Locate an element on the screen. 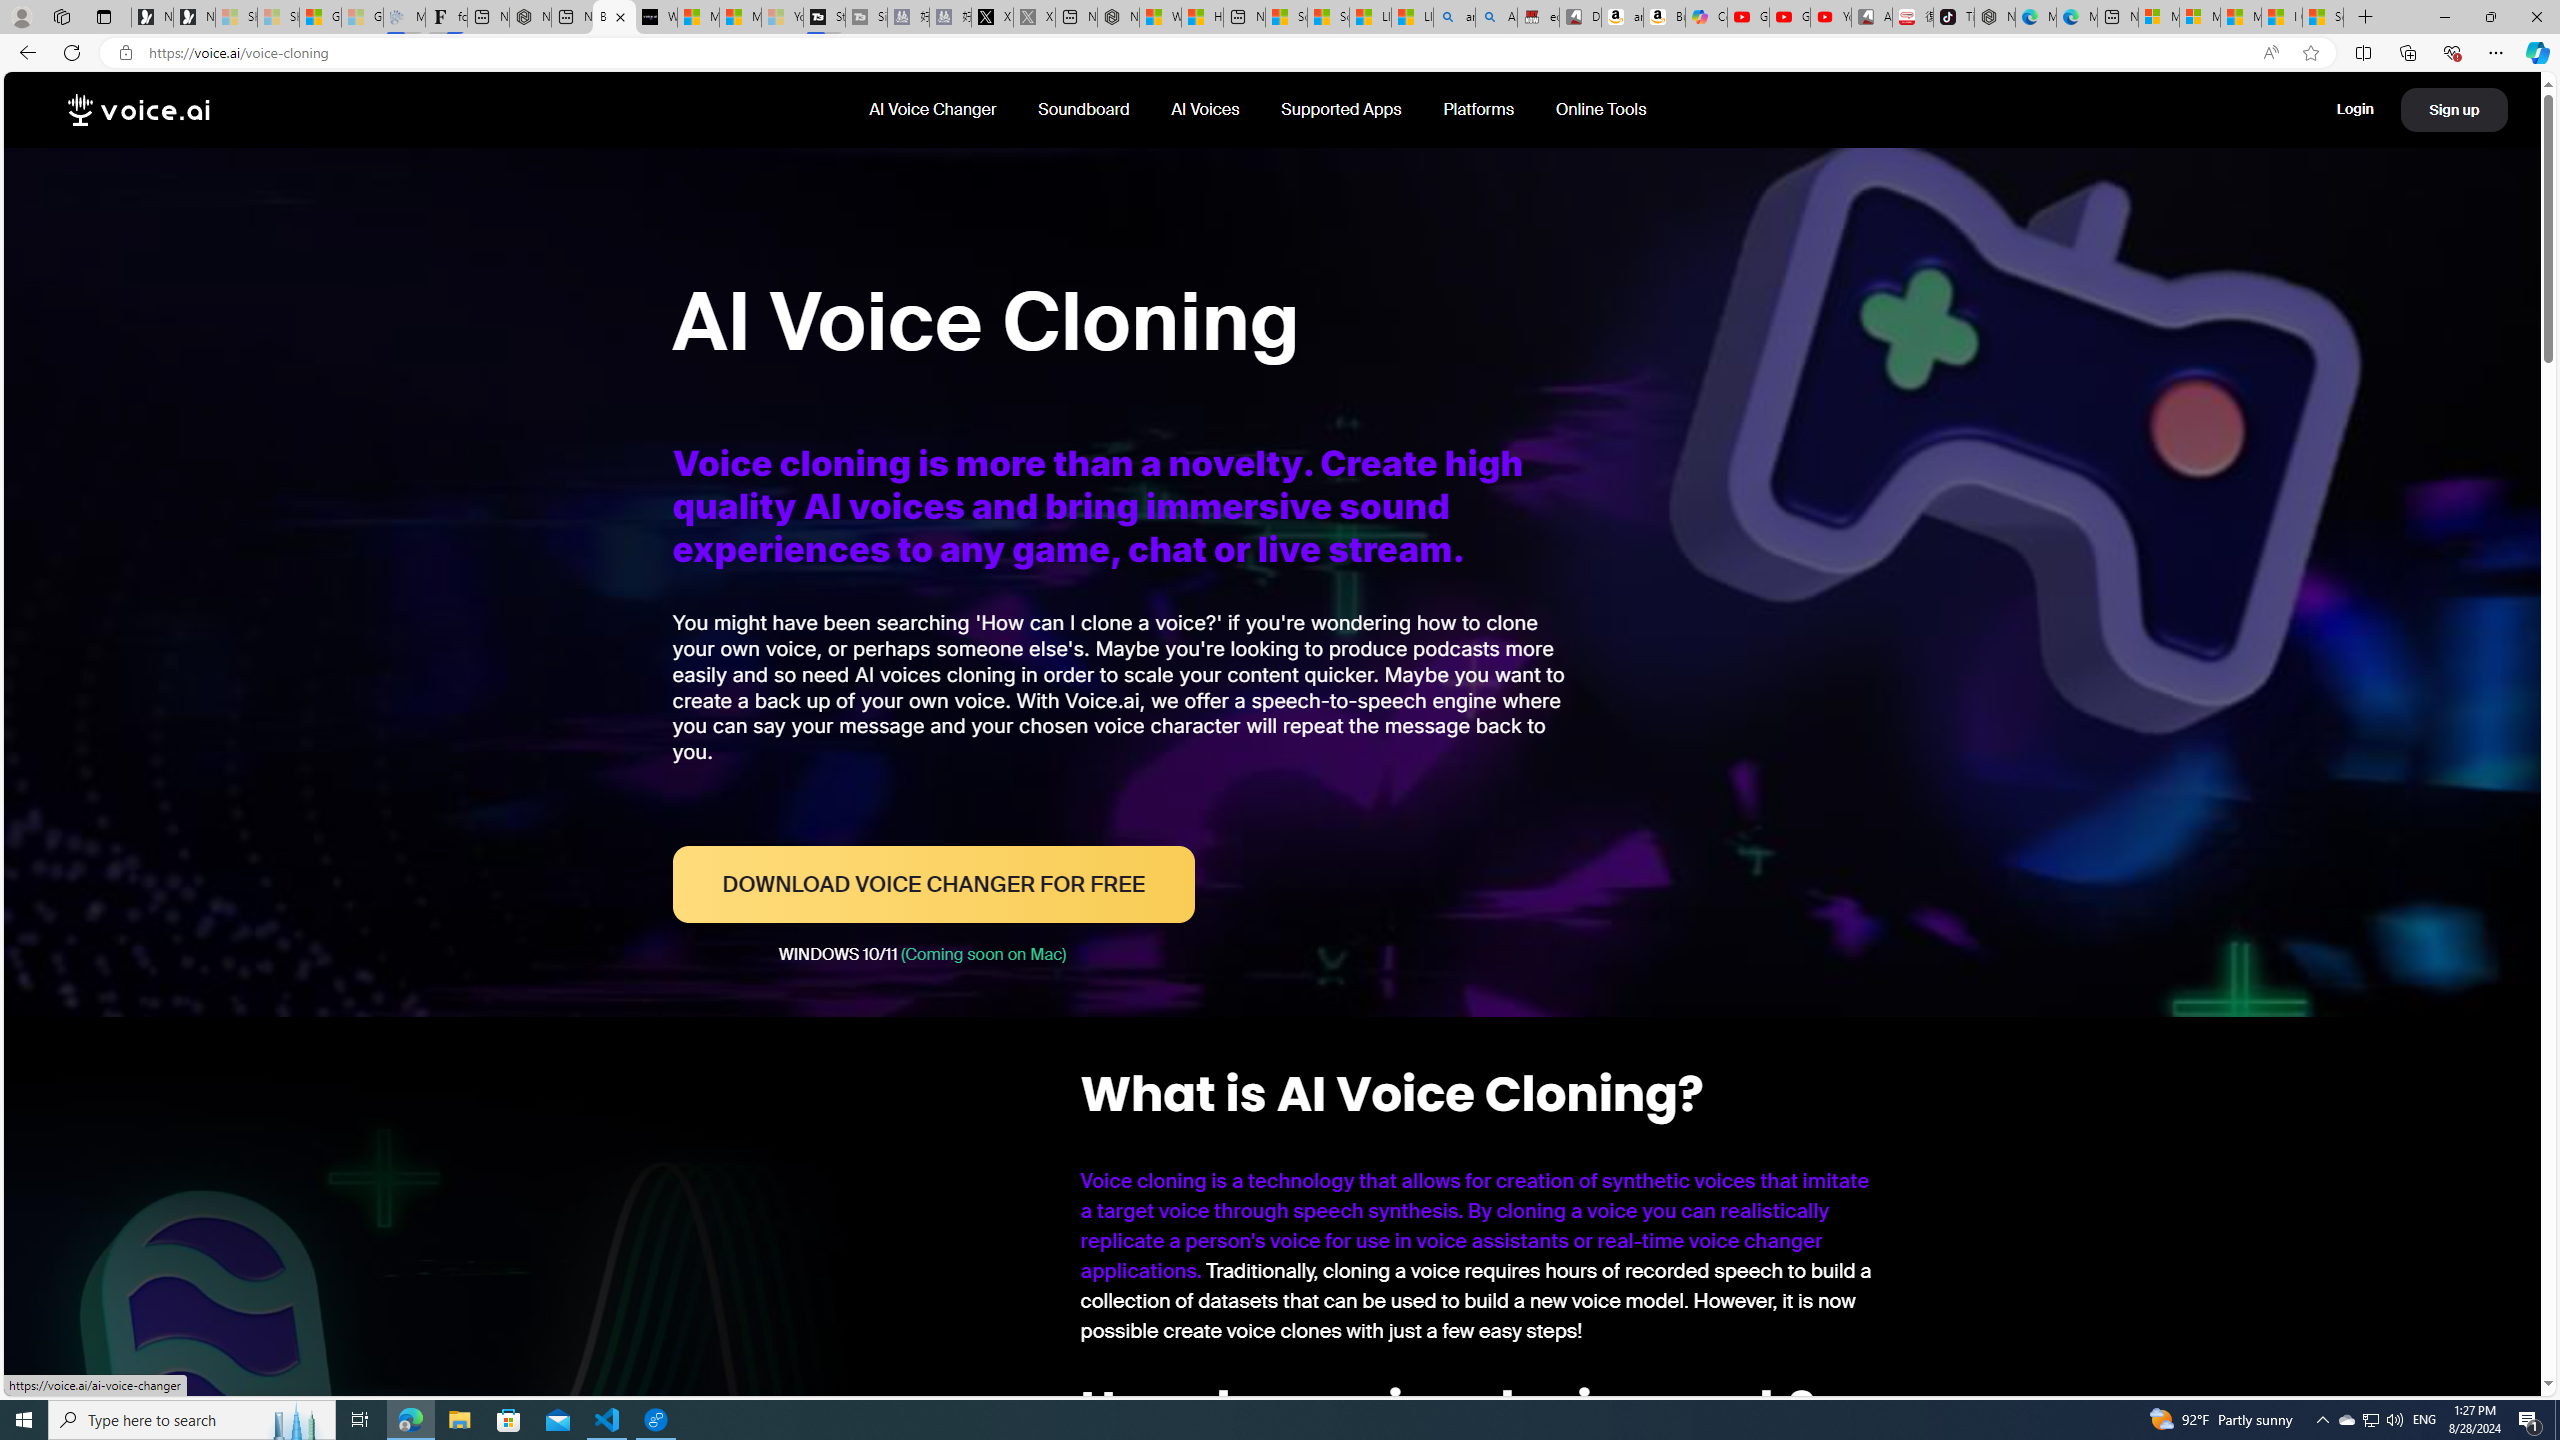  'Supported Apps ' is located at coordinates (1341, 108).